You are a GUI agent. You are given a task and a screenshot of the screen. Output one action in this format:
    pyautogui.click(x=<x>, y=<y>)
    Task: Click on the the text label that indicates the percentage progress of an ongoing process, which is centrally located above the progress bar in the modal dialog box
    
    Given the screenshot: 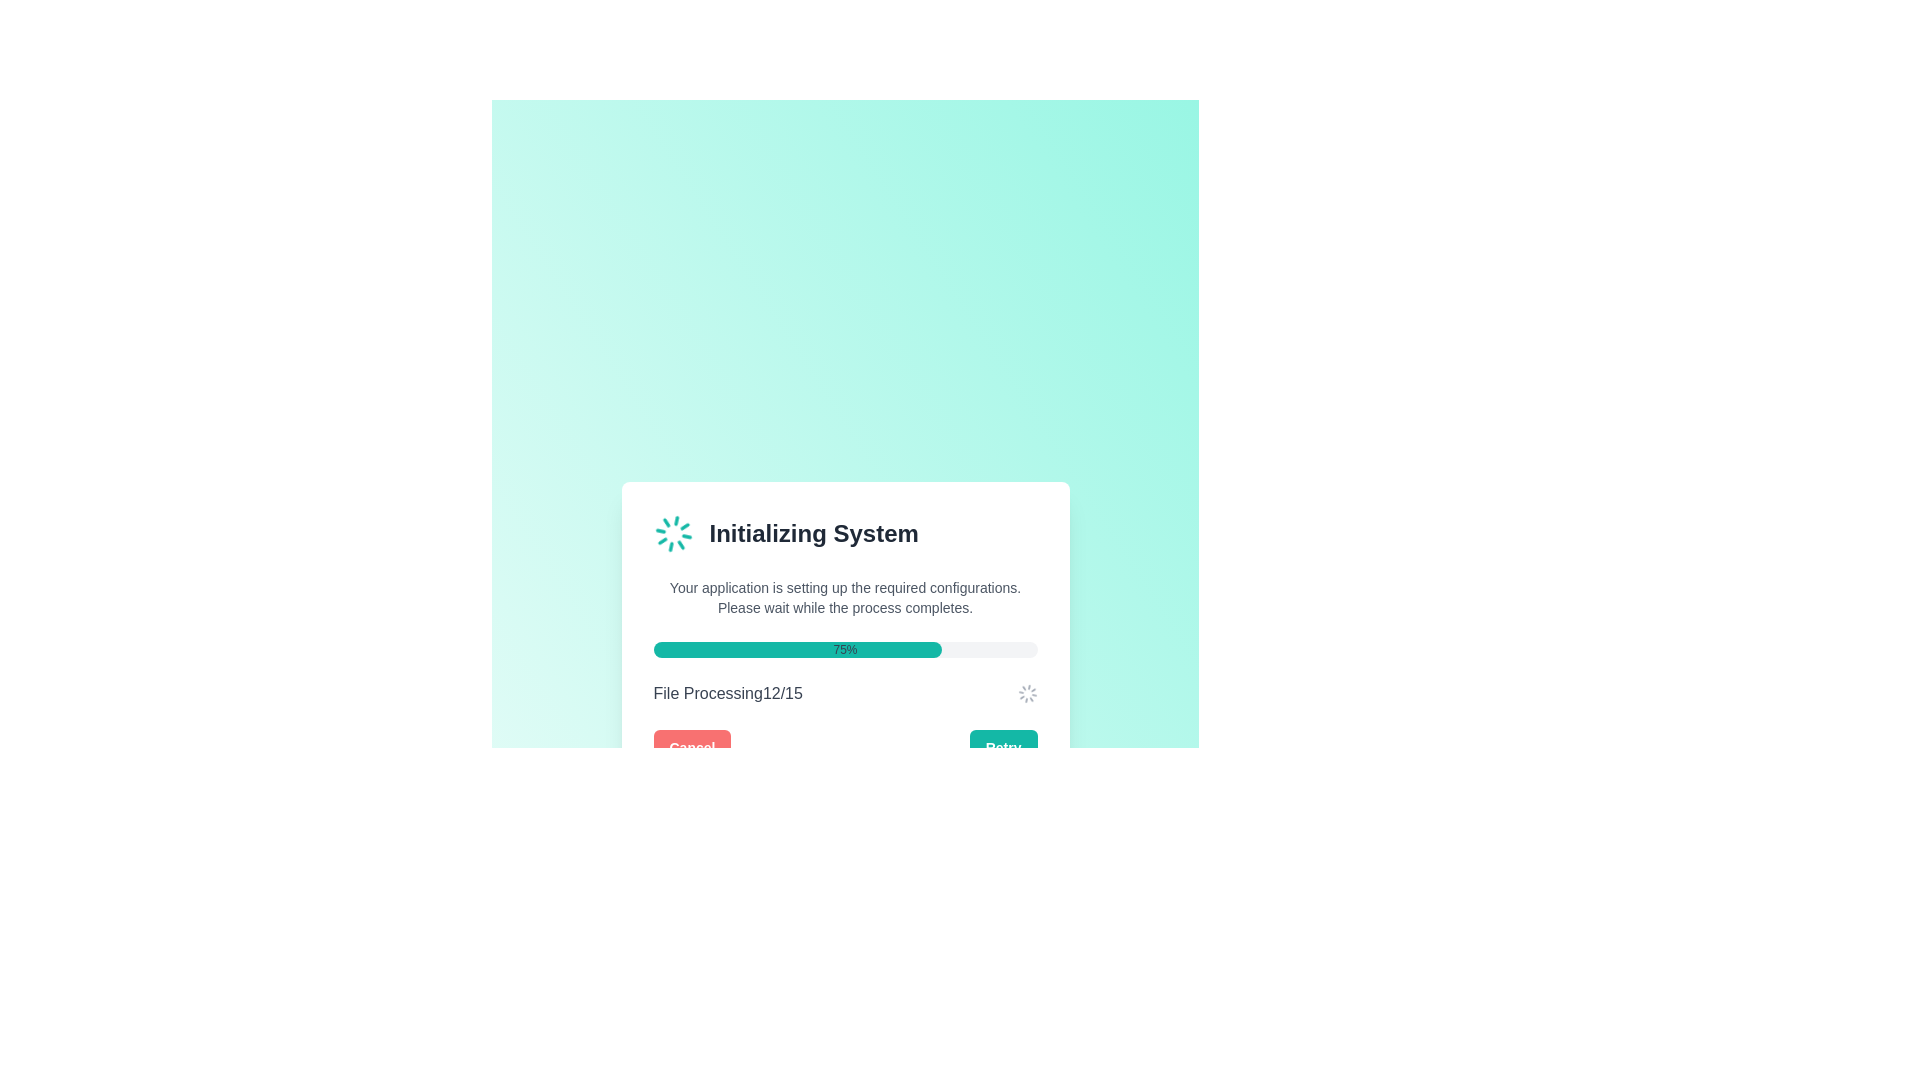 What is the action you would take?
    pyautogui.click(x=845, y=650)
    